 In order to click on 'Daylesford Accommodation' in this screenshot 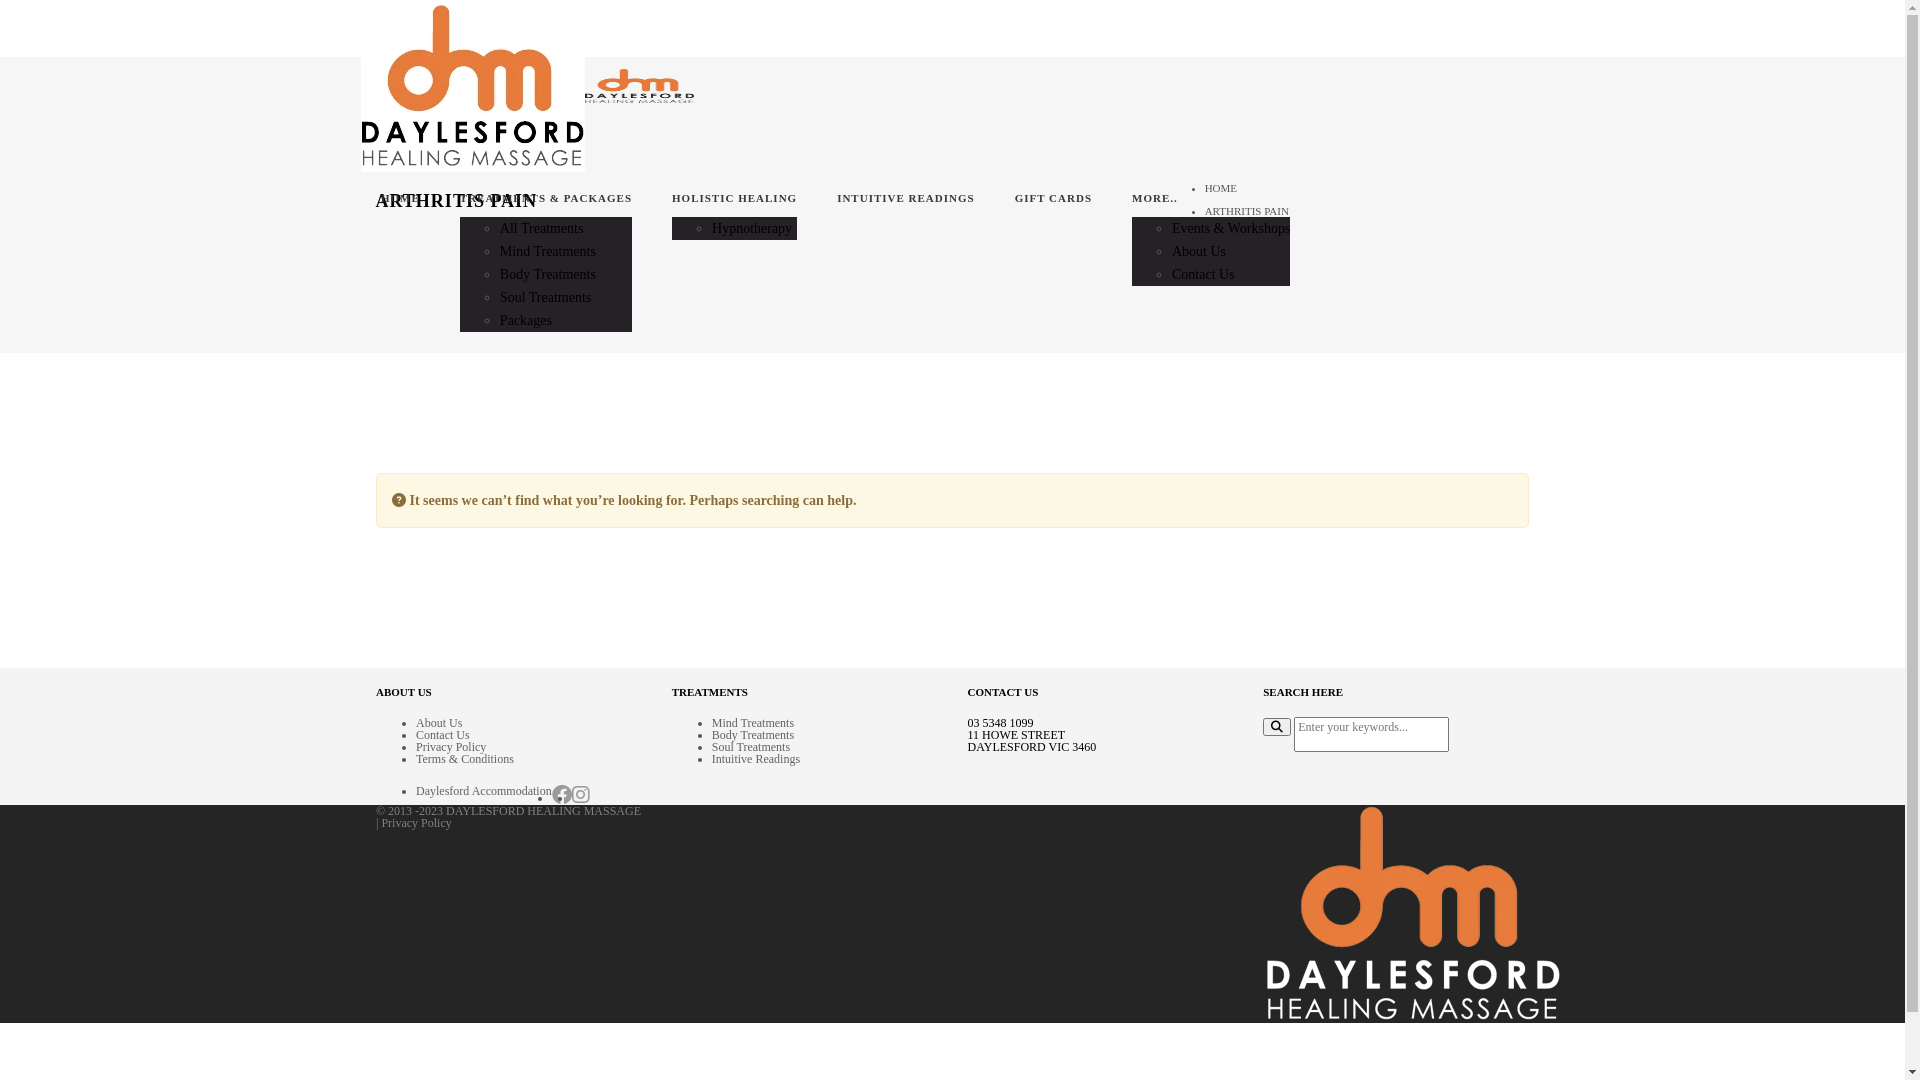, I will do `click(484, 789)`.